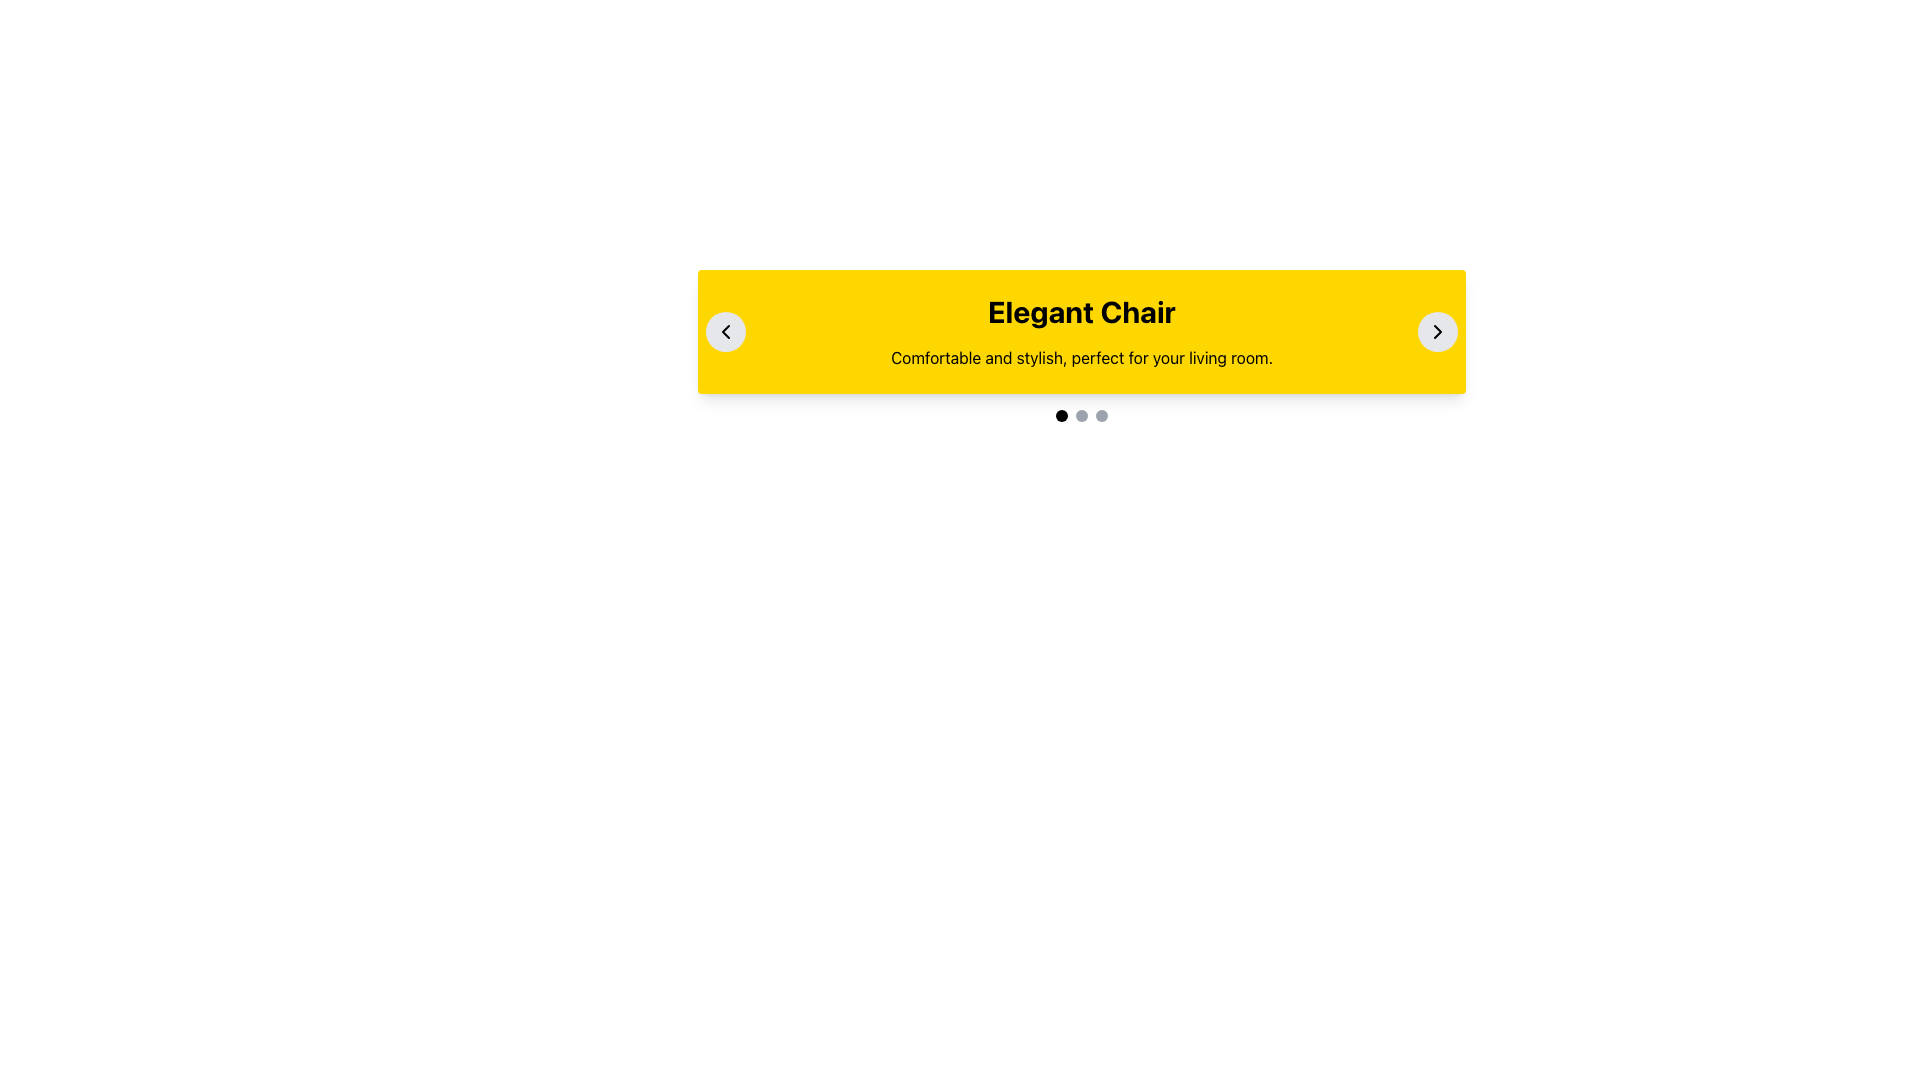 The image size is (1920, 1080). I want to click on the left-facing chevron icon within the circular button on the yellow card labeled 'Elegant Chair' to trigger hover effects, so click(724, 330).